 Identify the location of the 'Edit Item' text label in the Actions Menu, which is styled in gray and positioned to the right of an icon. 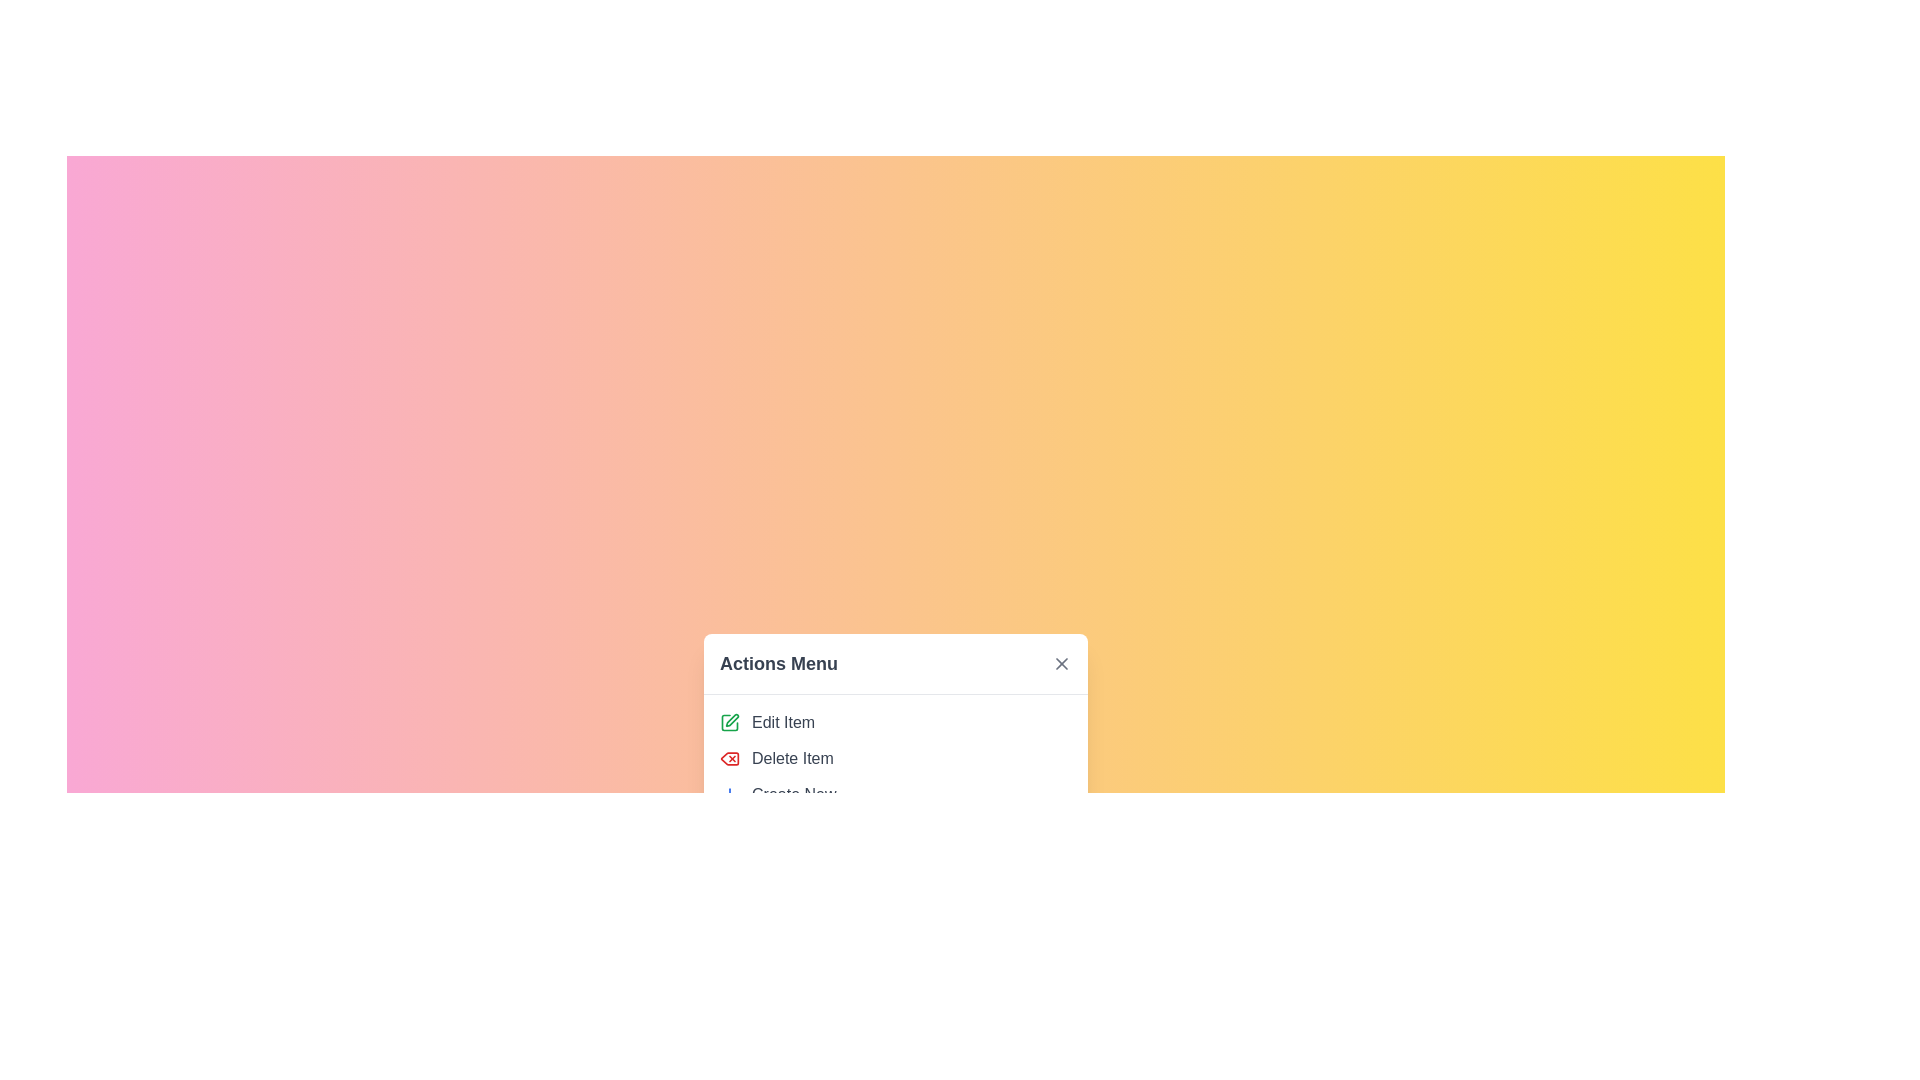
(782, 722).